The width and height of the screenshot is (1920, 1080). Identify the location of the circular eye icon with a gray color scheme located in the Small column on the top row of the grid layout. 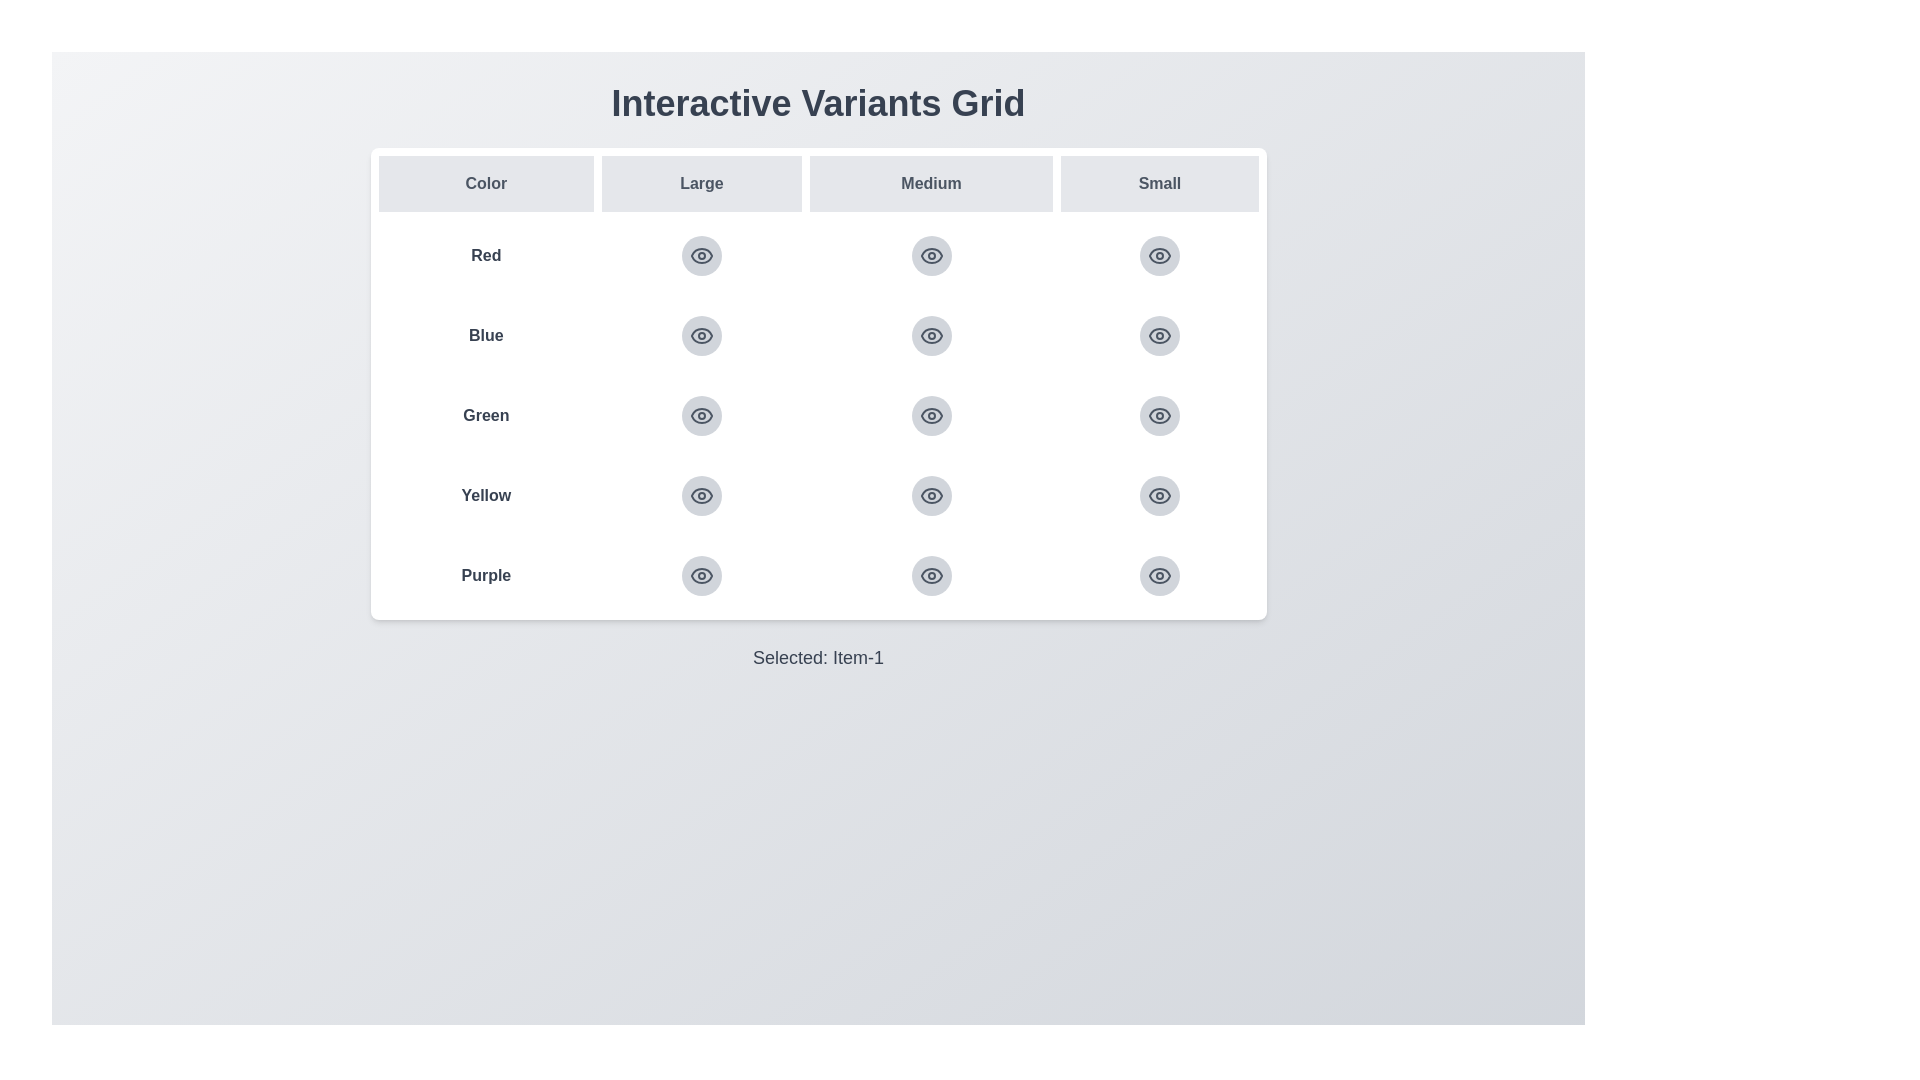
(1160, 254).